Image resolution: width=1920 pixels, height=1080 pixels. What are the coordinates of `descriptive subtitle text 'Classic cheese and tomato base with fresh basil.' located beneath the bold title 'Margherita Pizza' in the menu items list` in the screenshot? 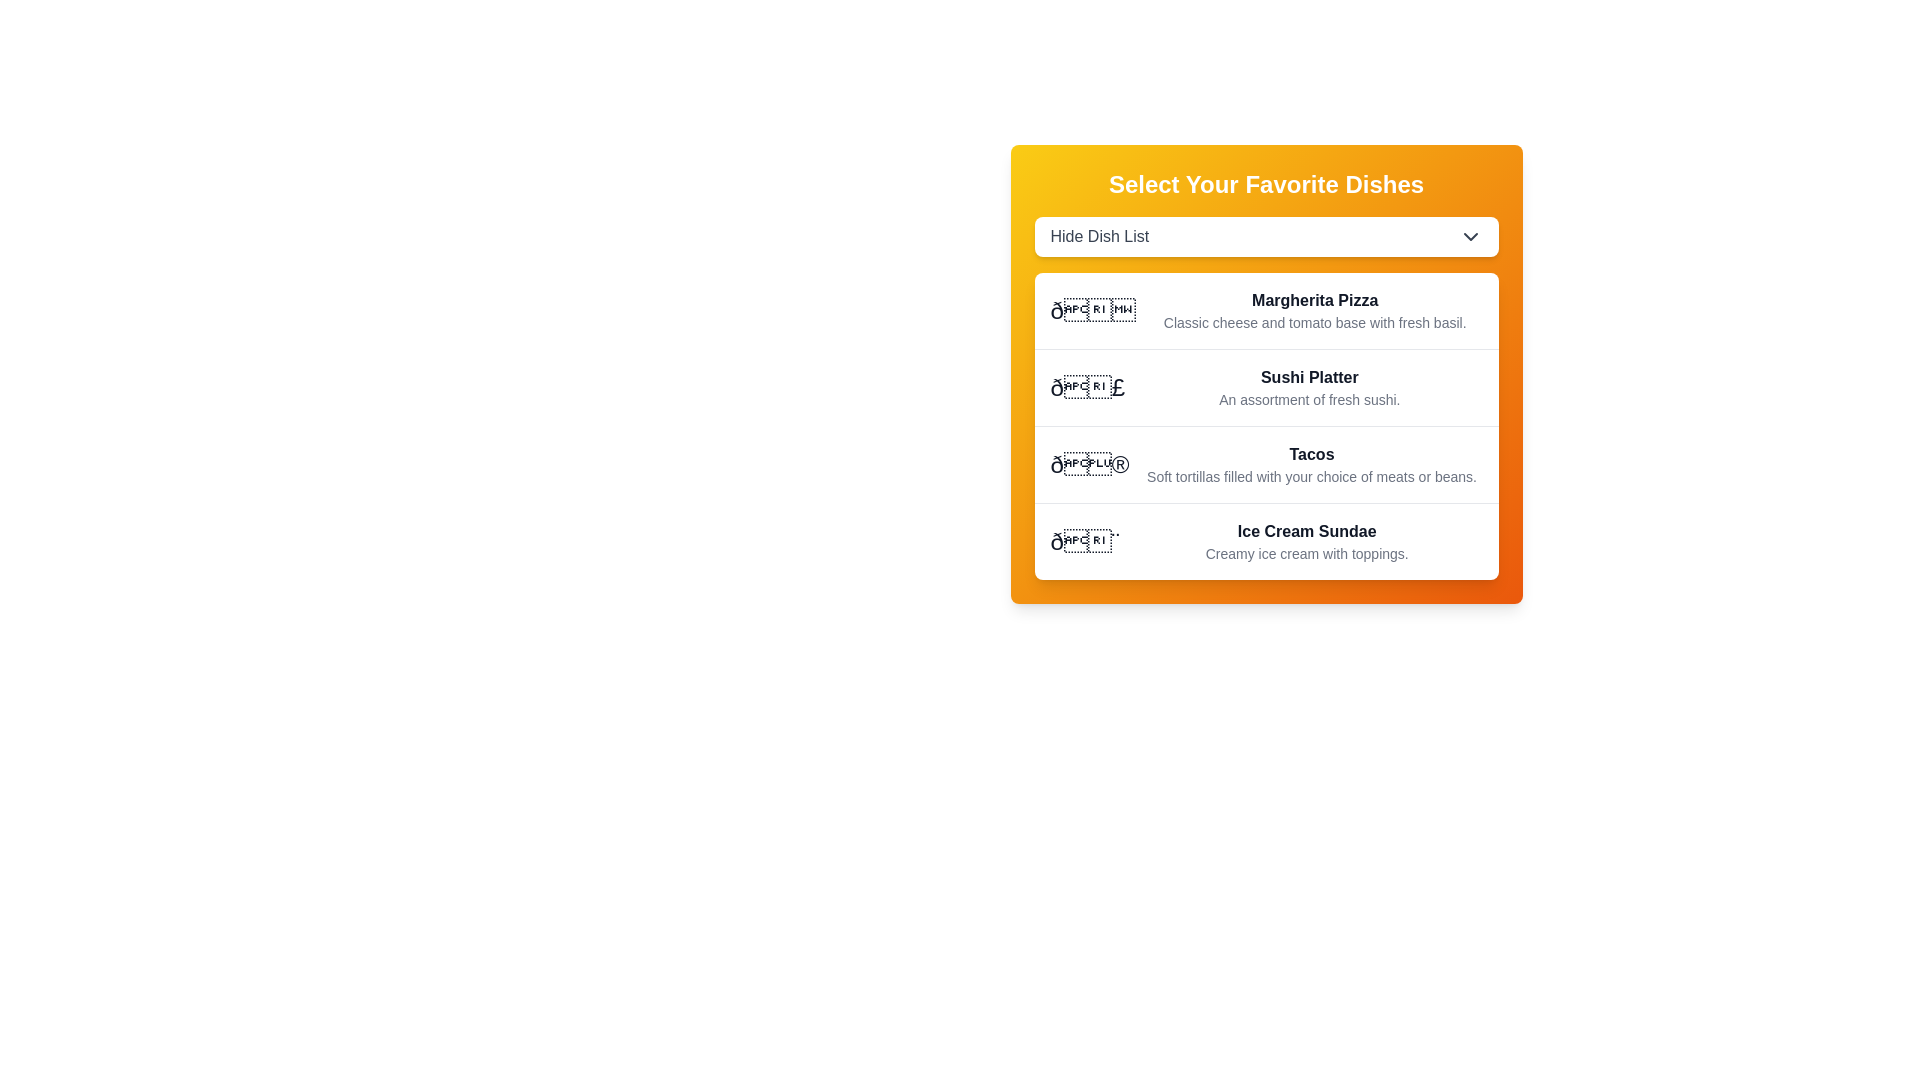 It's located at (1315, 322).